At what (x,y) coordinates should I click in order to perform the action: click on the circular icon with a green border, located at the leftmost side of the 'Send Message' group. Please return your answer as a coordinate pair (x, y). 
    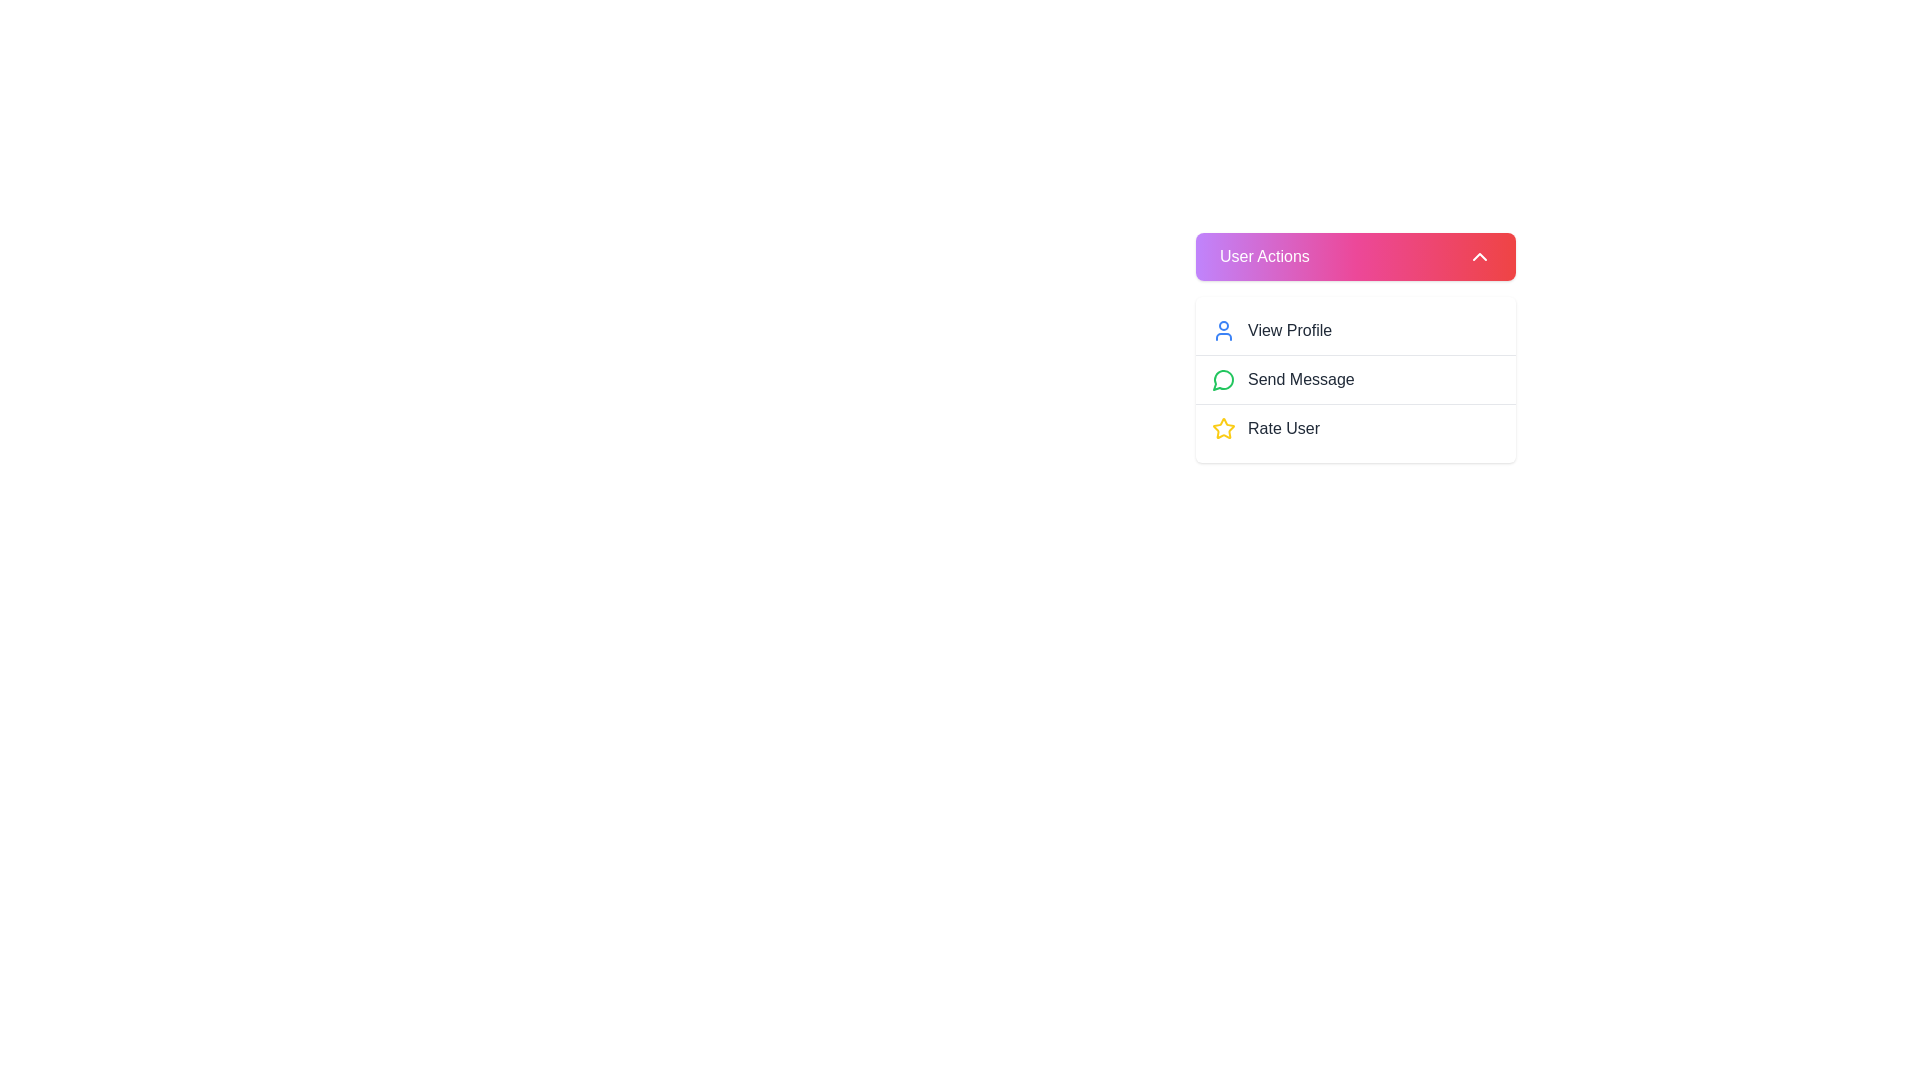
    Looking at the image, I should click on (1223, 380).